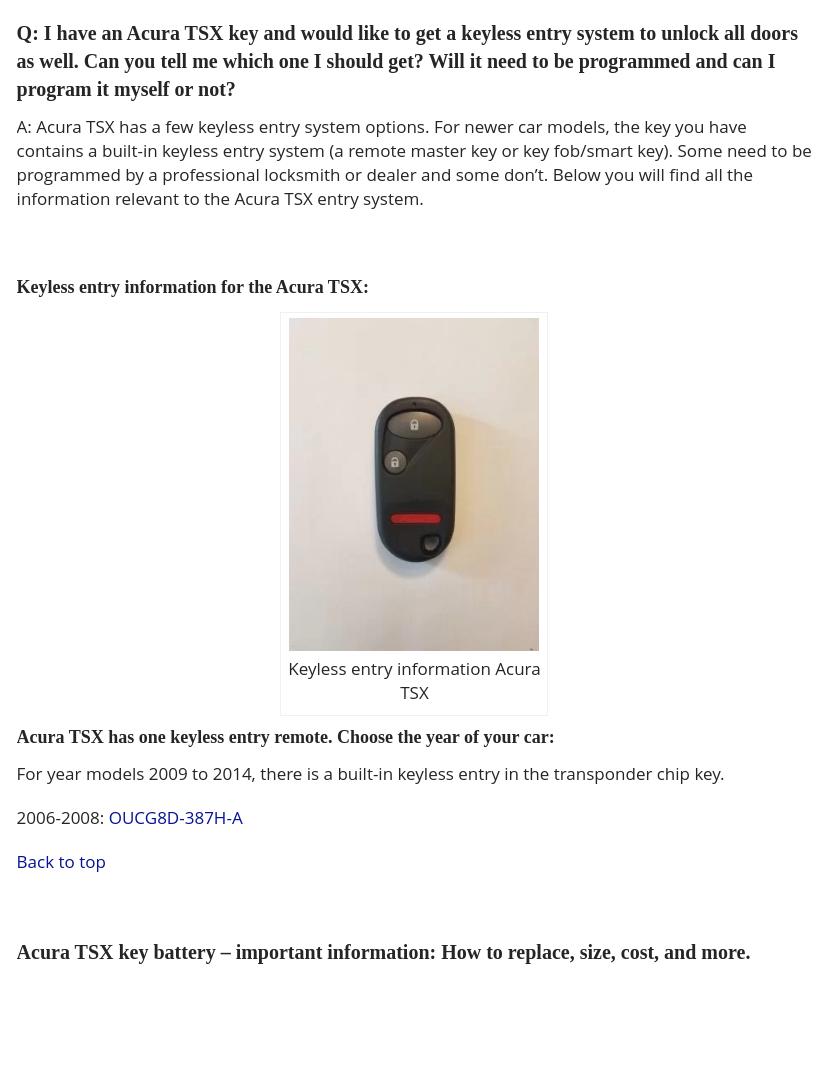 This screenshot has width=829, height=1071. What do you see at coordinates (413, 161) in the screenshot?
I see `'A: Acura TSX has a few keyless entry system options. For newer car models, the key you have contains a built-in keyless entry system (a remote master key or key fob/smart key). Some need to be programmed by a professional locksmith or dealer and some don’t. Below you will find all the information relevant to the Acura TSX entry system.'` at bounding box center [413, 161].